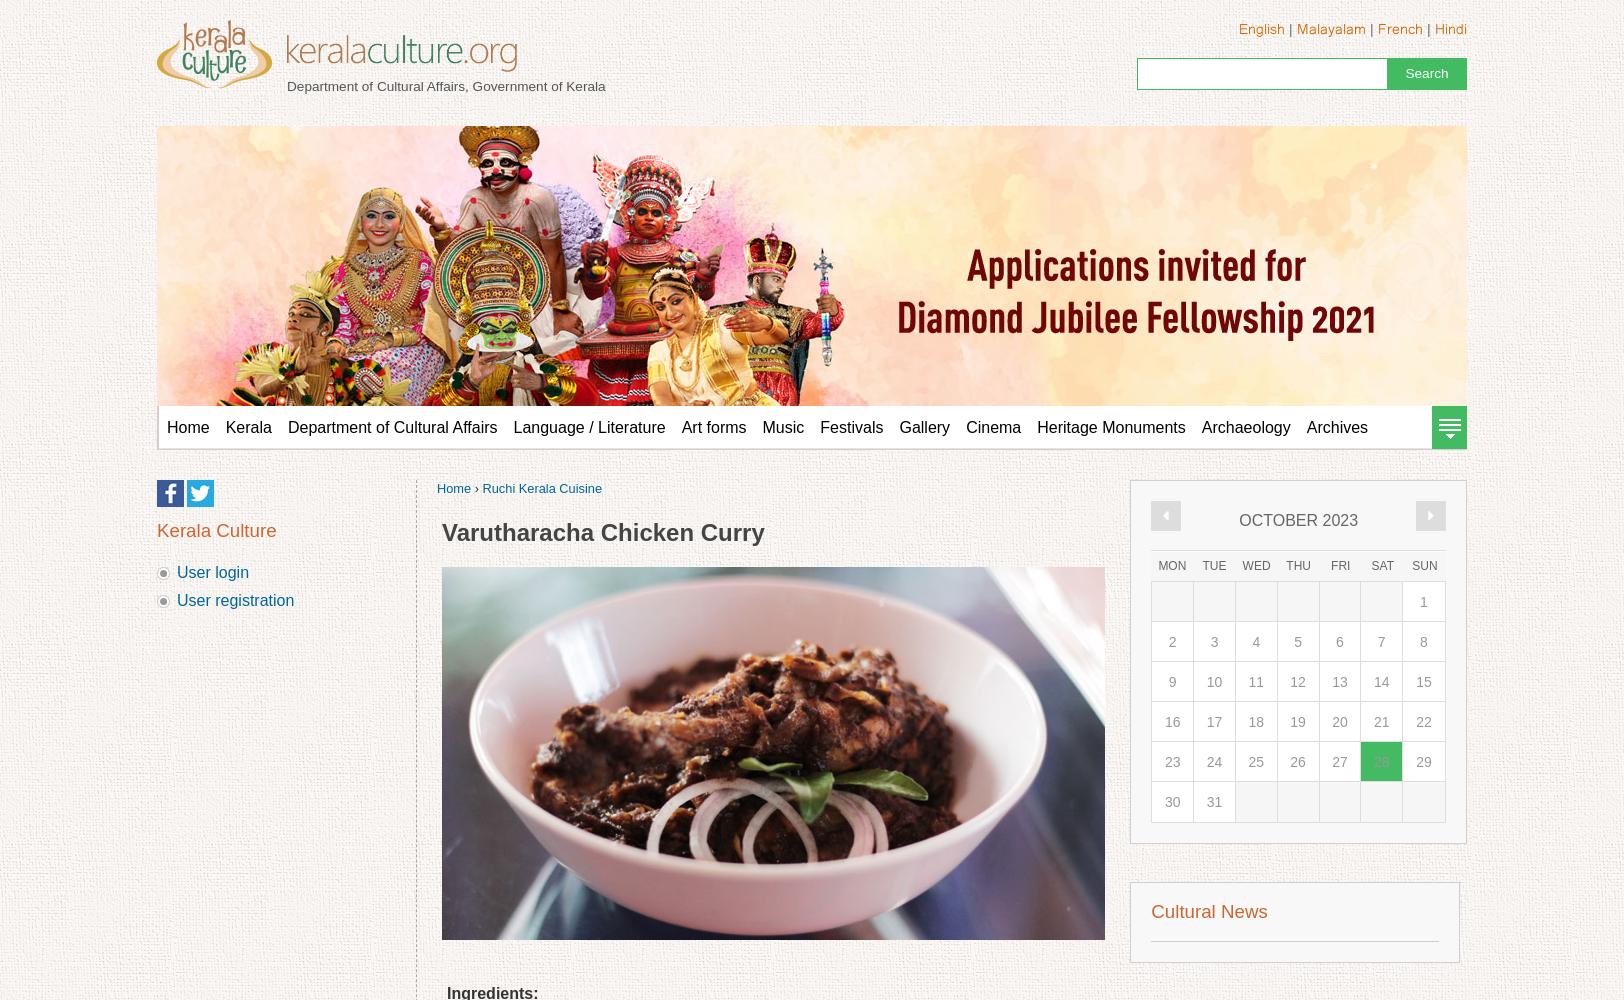 This screenshot has height=1000, width=1624. I want to click on 'Music', so click(782, 427).